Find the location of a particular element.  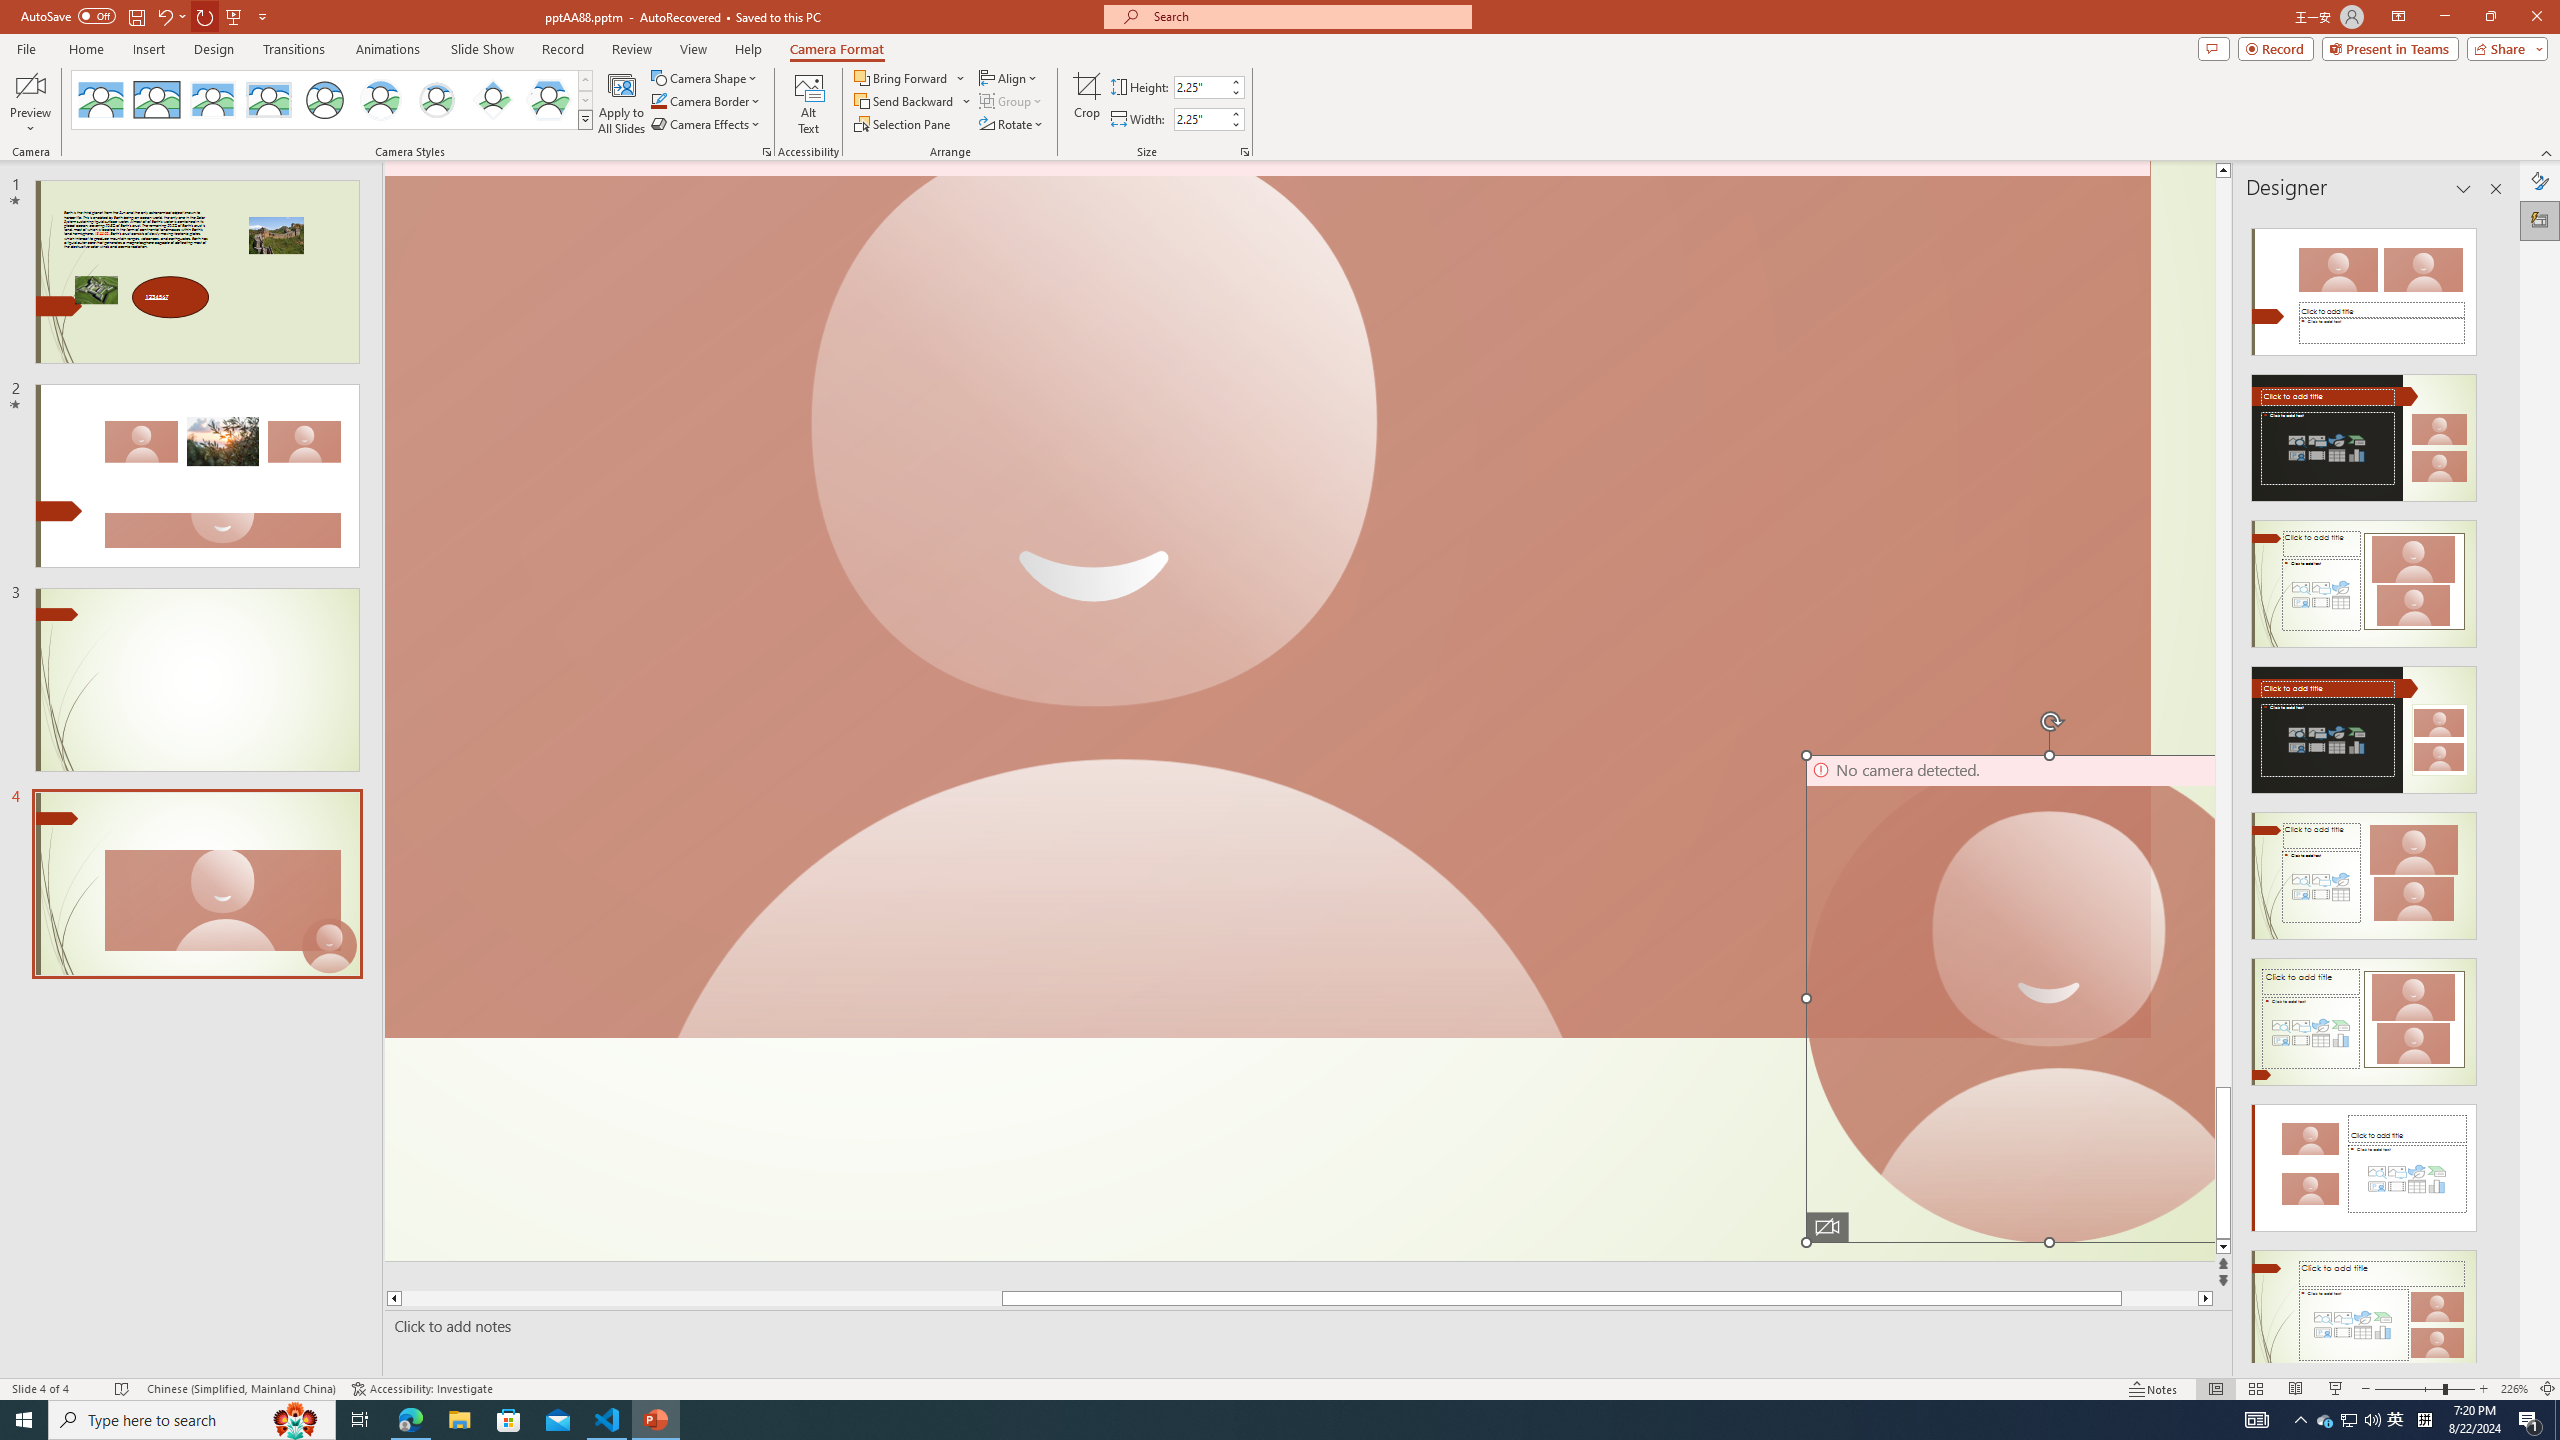

'Enable Camera Preview' is located at coordinates (29, 84).